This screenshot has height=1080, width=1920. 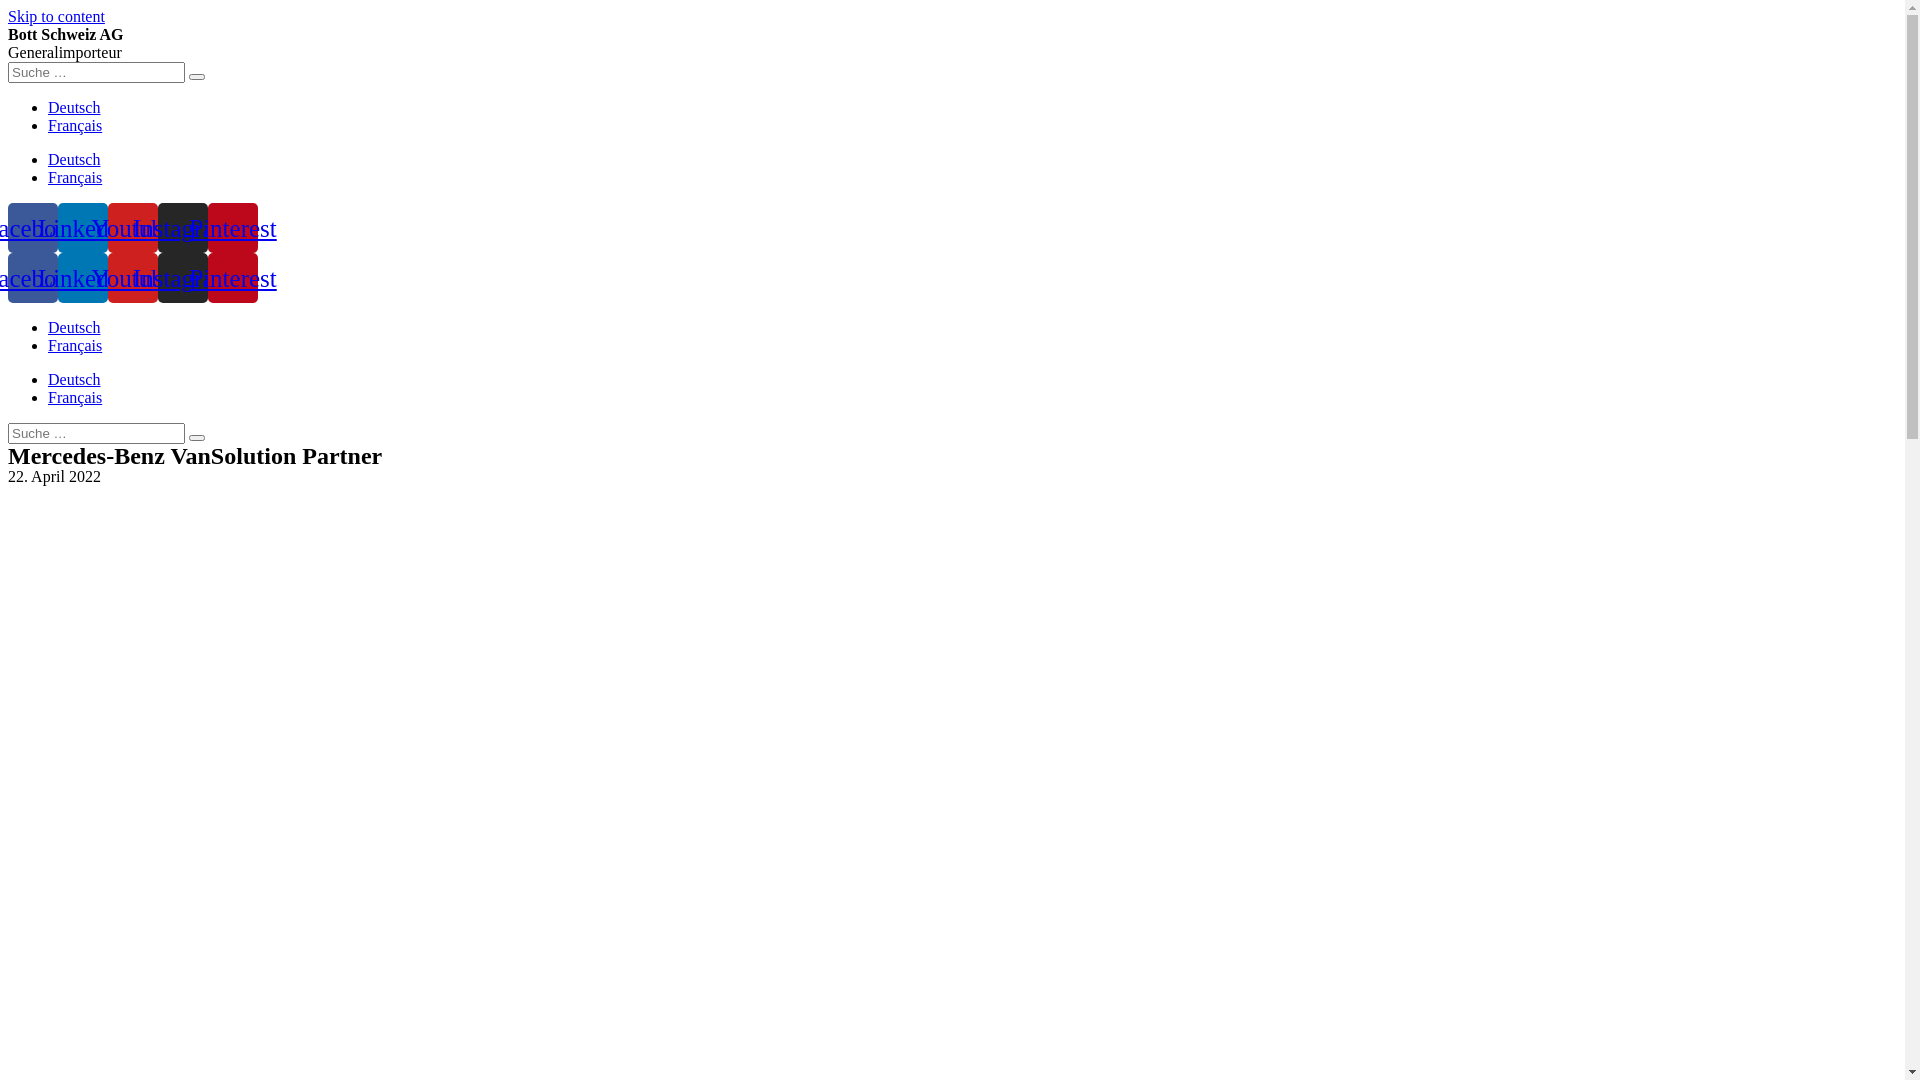 I want to click on 'Facebook', so click(x=33, y=277).